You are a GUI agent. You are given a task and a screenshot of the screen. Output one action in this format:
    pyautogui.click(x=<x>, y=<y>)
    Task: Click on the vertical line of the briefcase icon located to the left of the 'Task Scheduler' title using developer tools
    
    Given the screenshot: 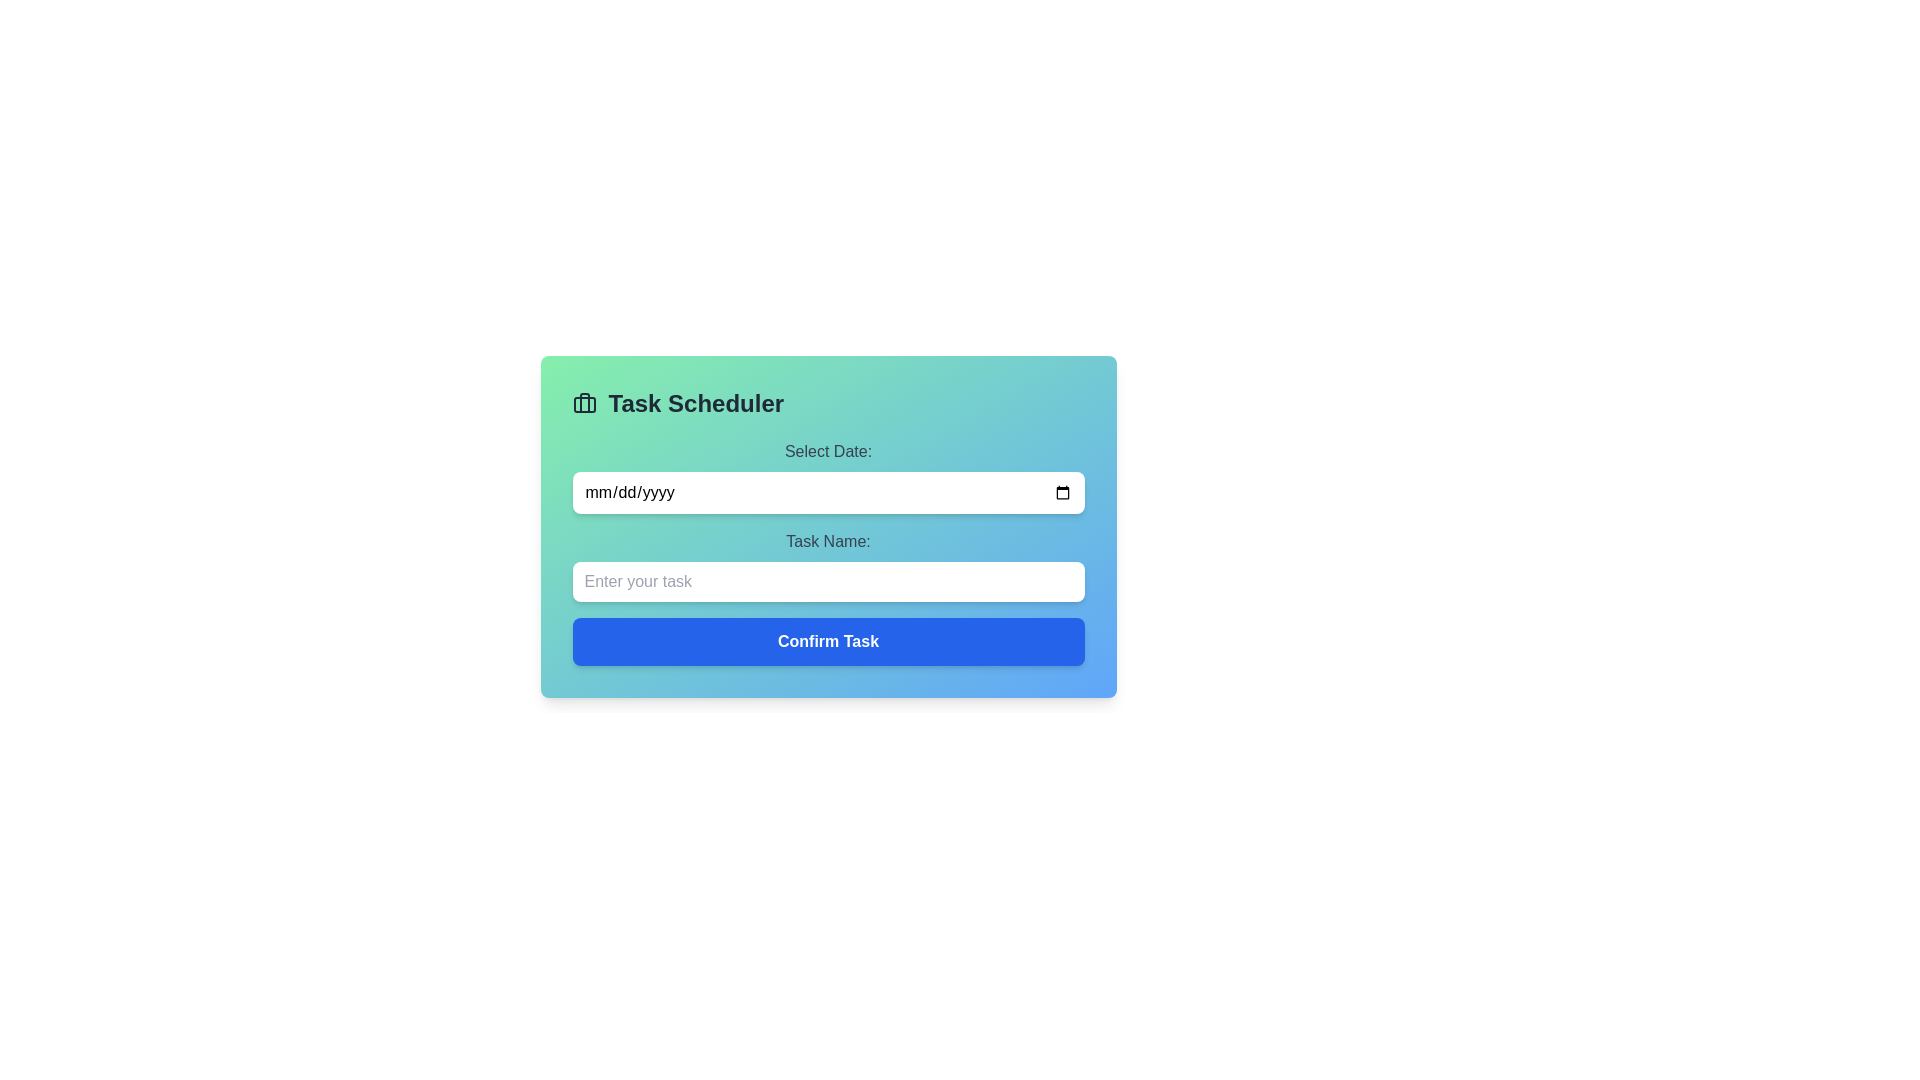 What is the action you would take?
    pyautogui.click(x=583, y=402)
    